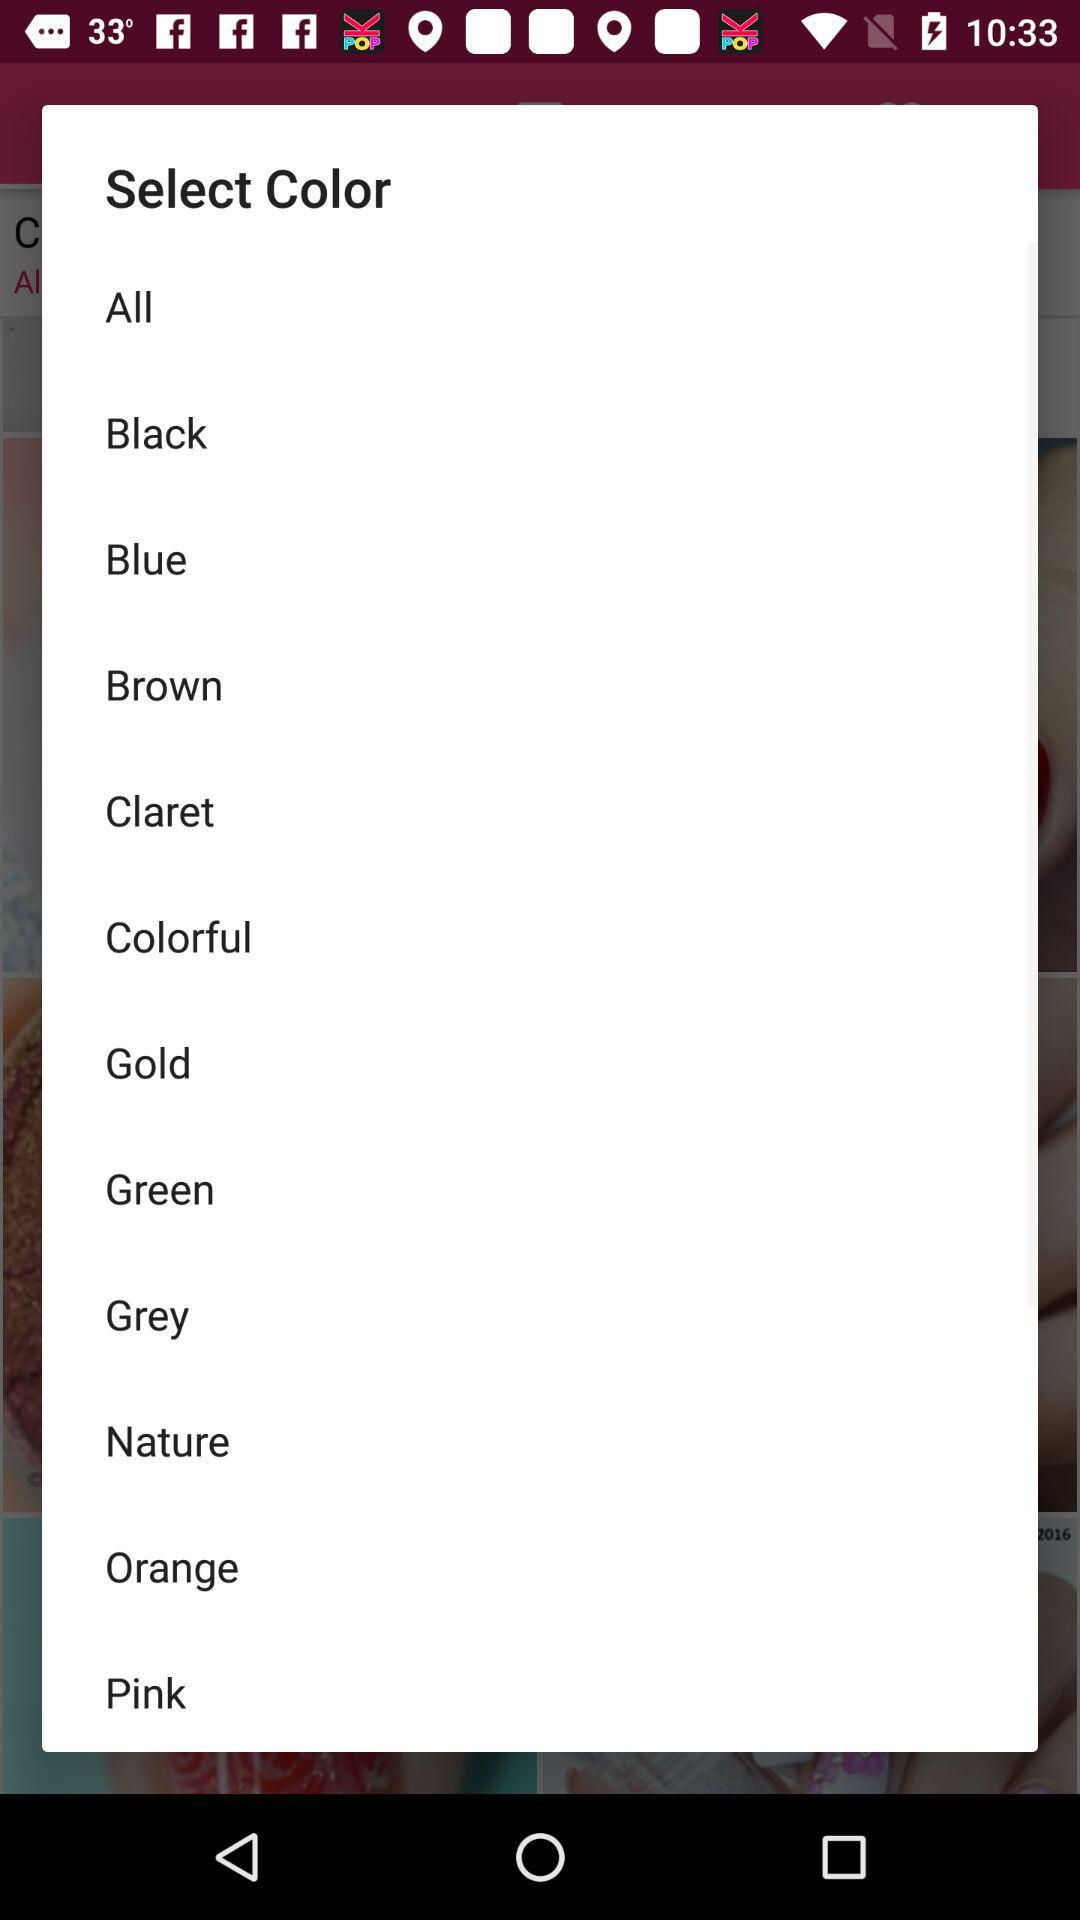 The width and height of the screenshot is (1080, 1920). I want to click on icon above black icon, so click(540, 305).